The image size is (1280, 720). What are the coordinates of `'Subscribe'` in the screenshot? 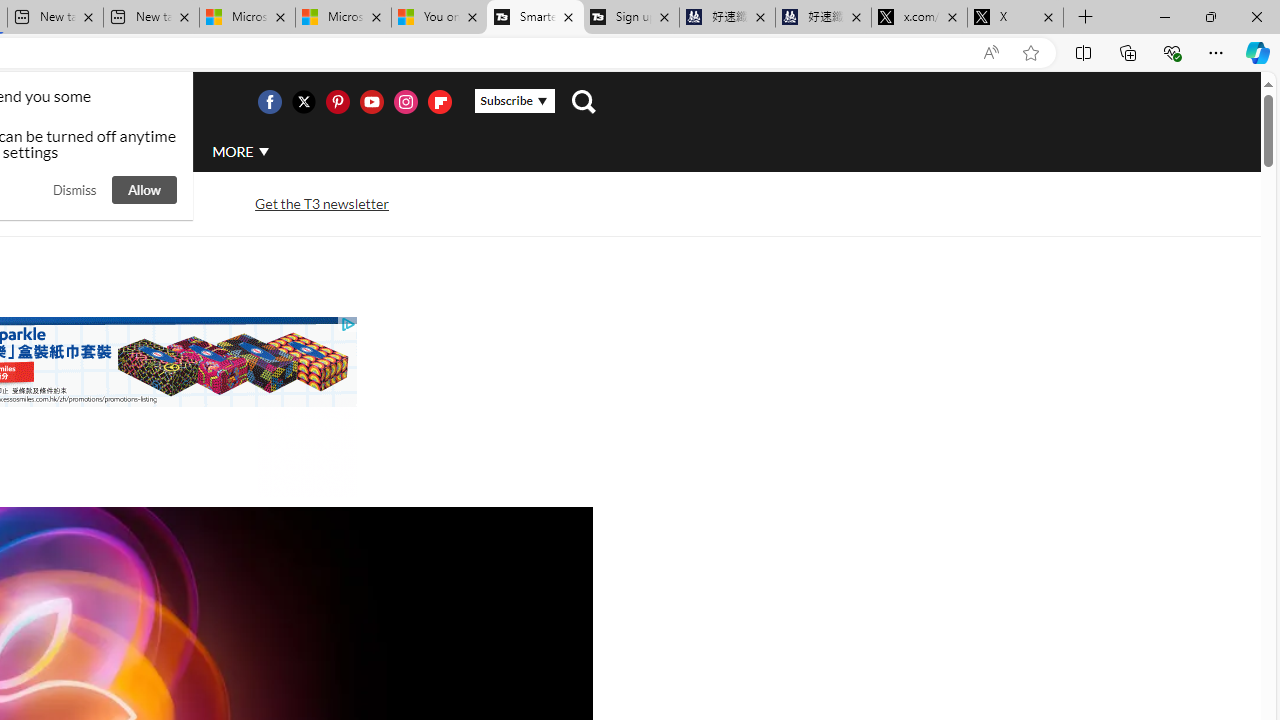 It's located at (514, 101).